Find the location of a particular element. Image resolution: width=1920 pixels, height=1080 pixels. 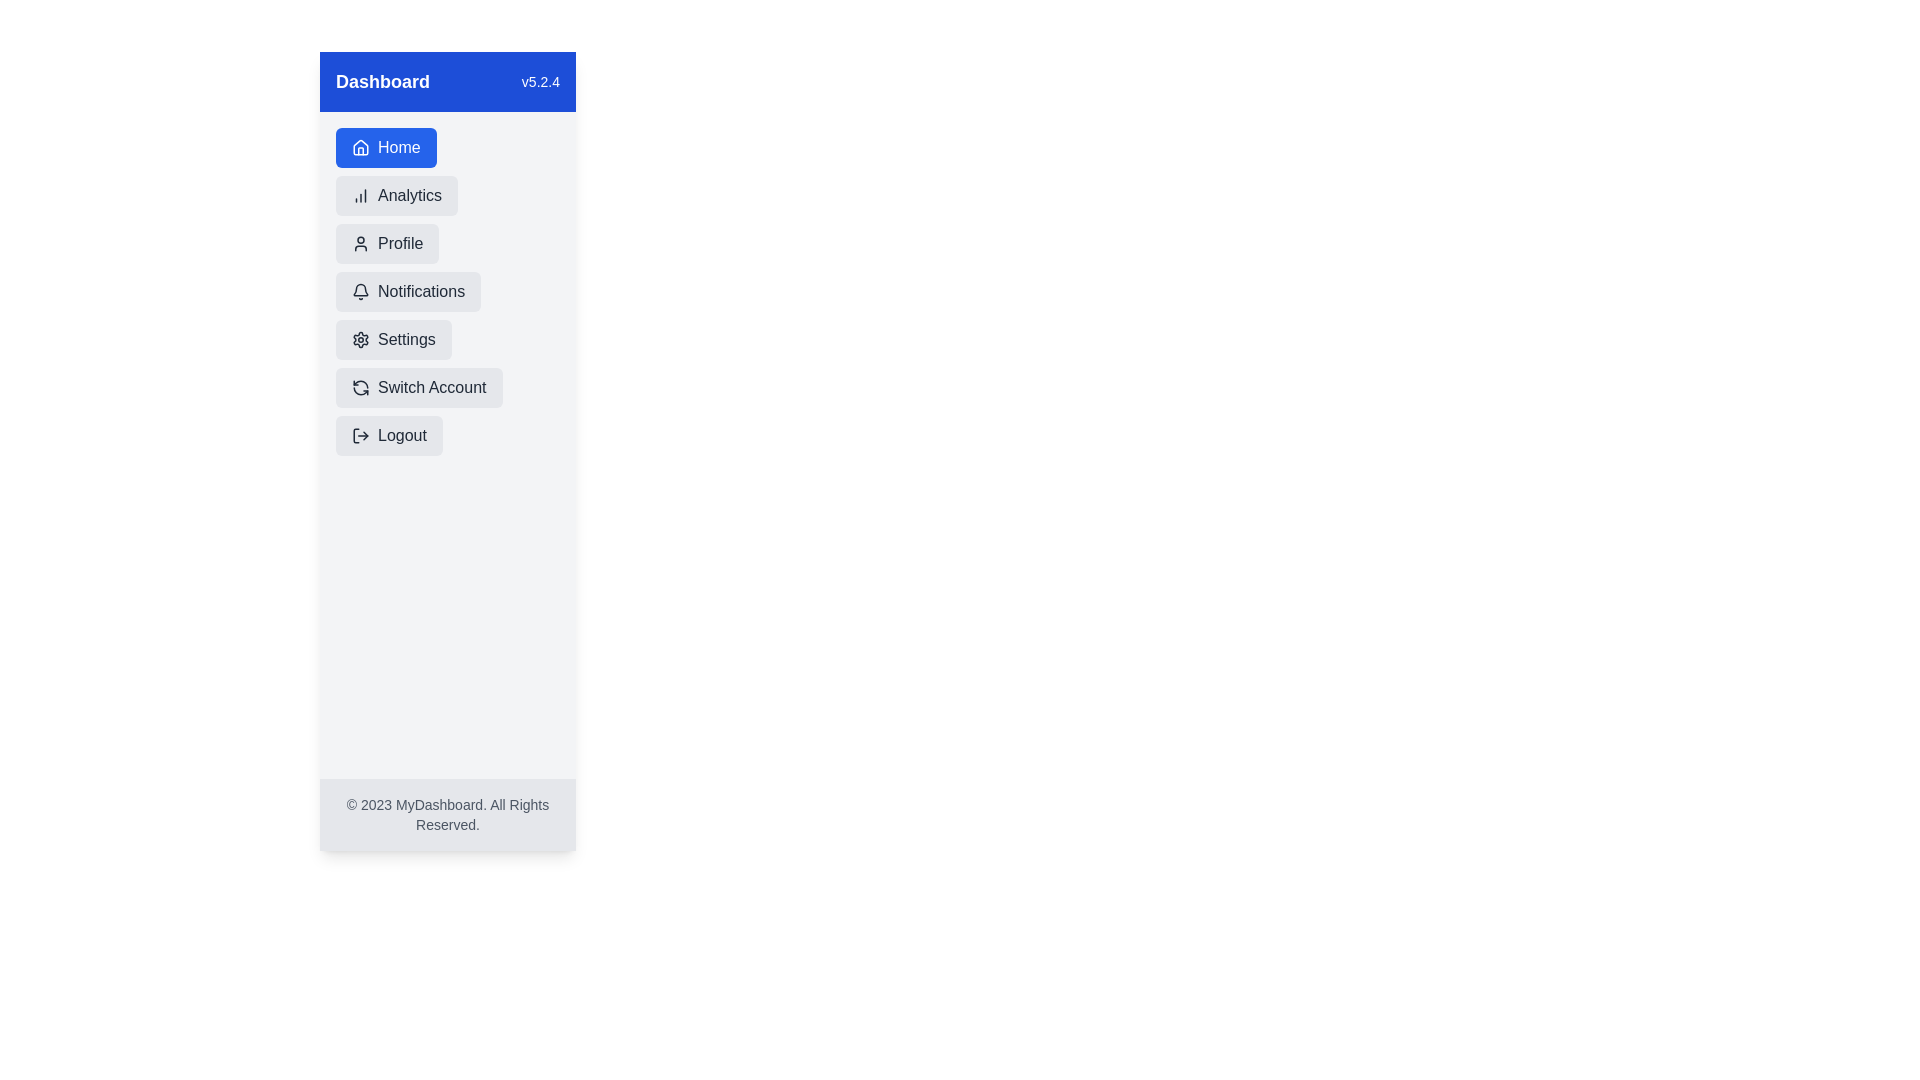

the 'Profile' text label is located at coordinates (400, 242).